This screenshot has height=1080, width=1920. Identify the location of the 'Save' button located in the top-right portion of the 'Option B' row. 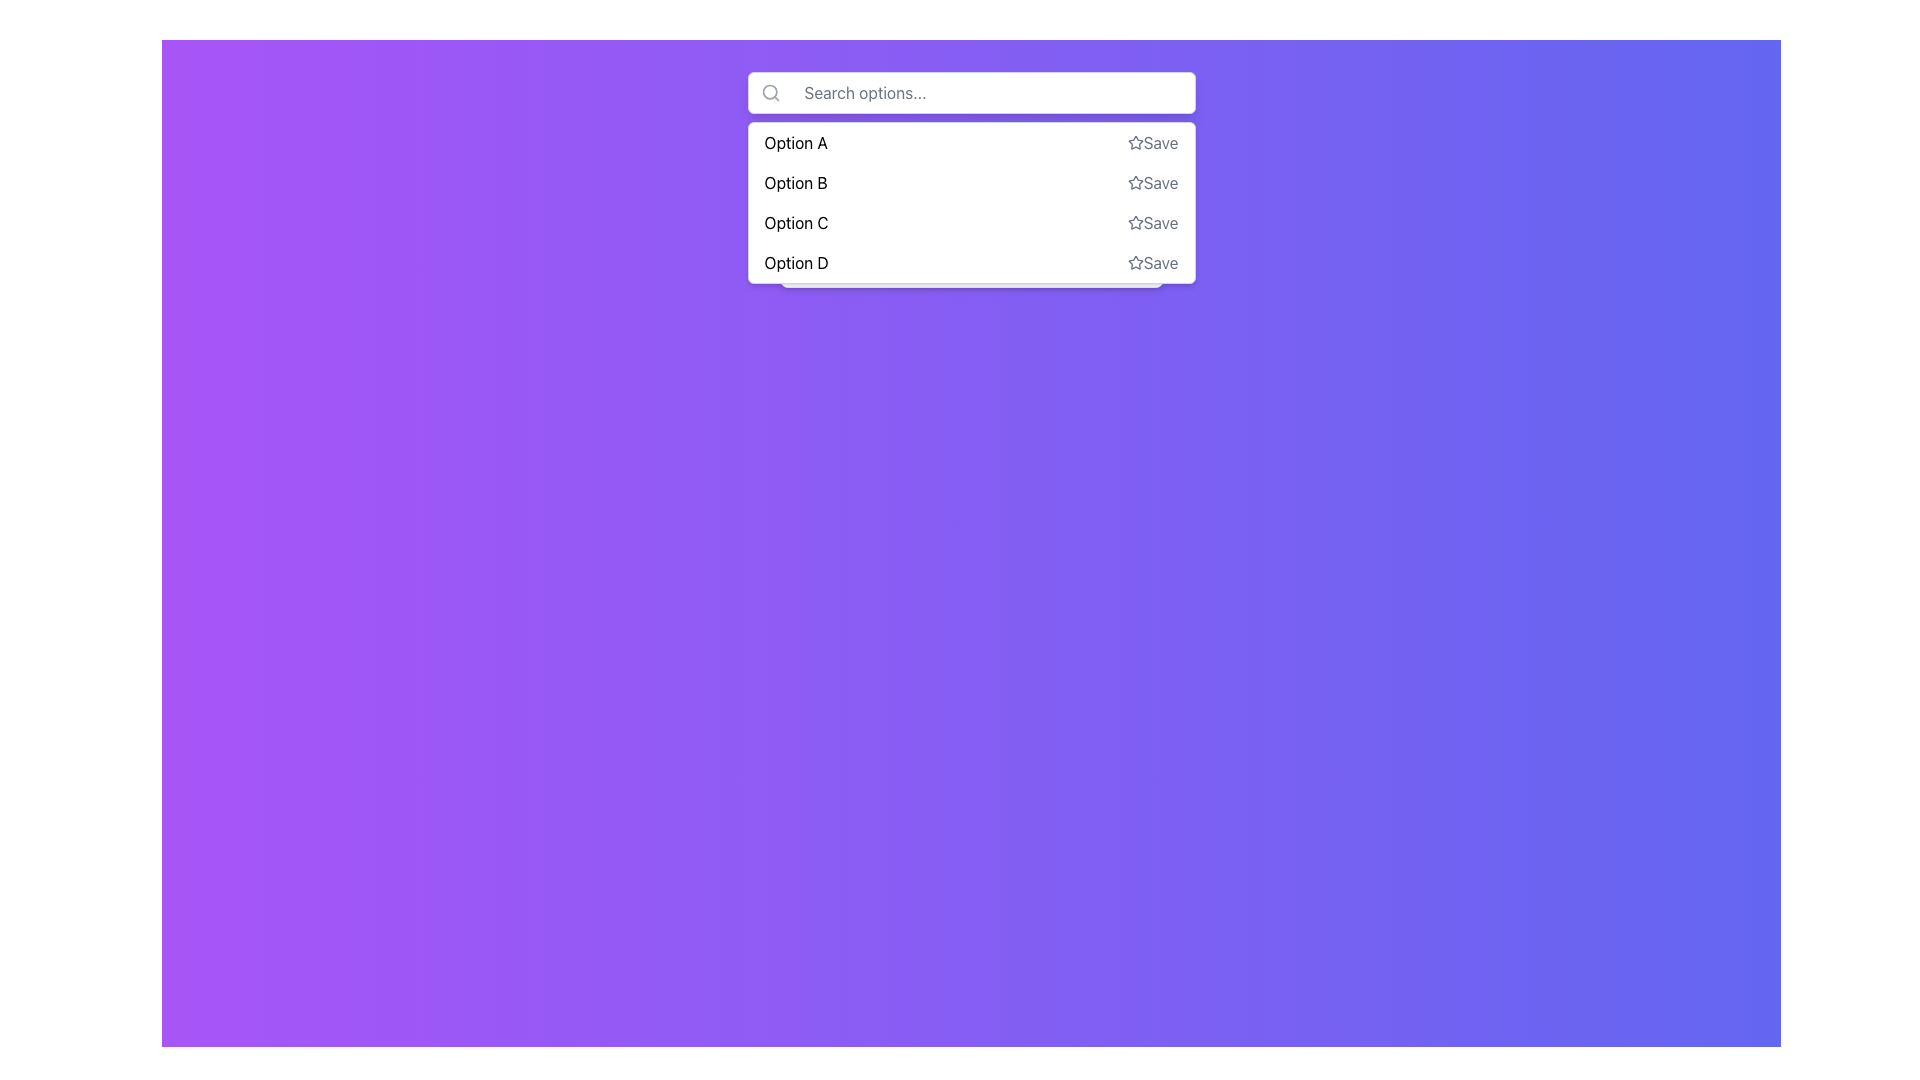
(1152, 182).